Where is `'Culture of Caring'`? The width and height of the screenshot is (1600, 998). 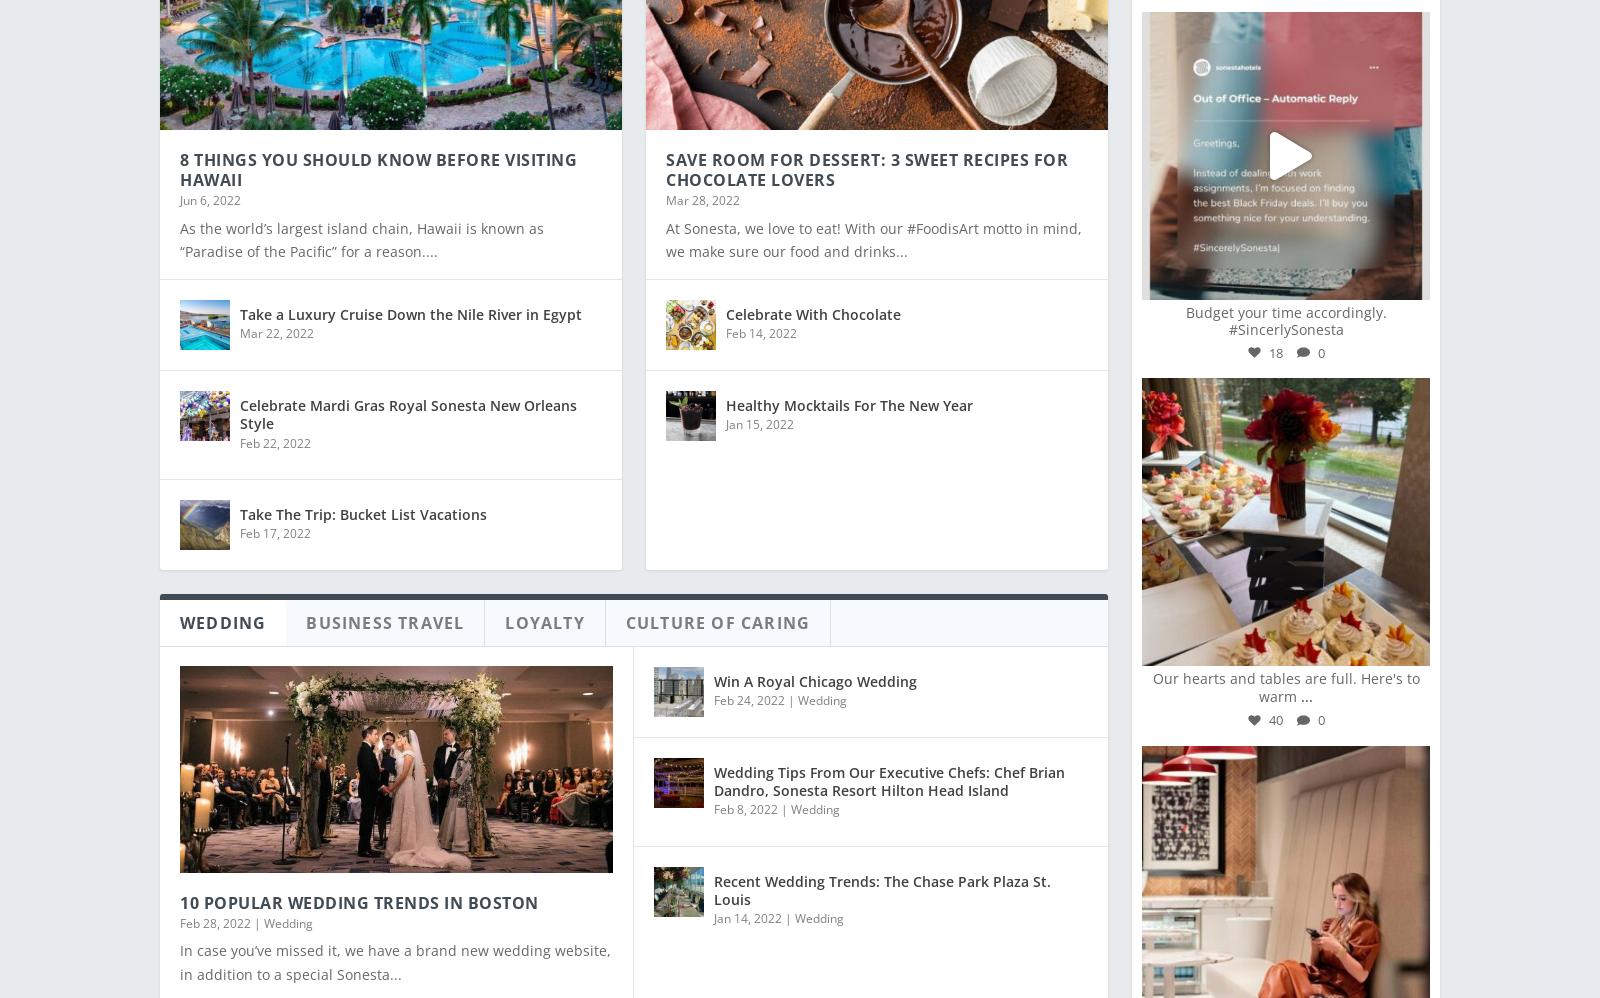
'Culture of Caring' is located at coordinates (307, 287).